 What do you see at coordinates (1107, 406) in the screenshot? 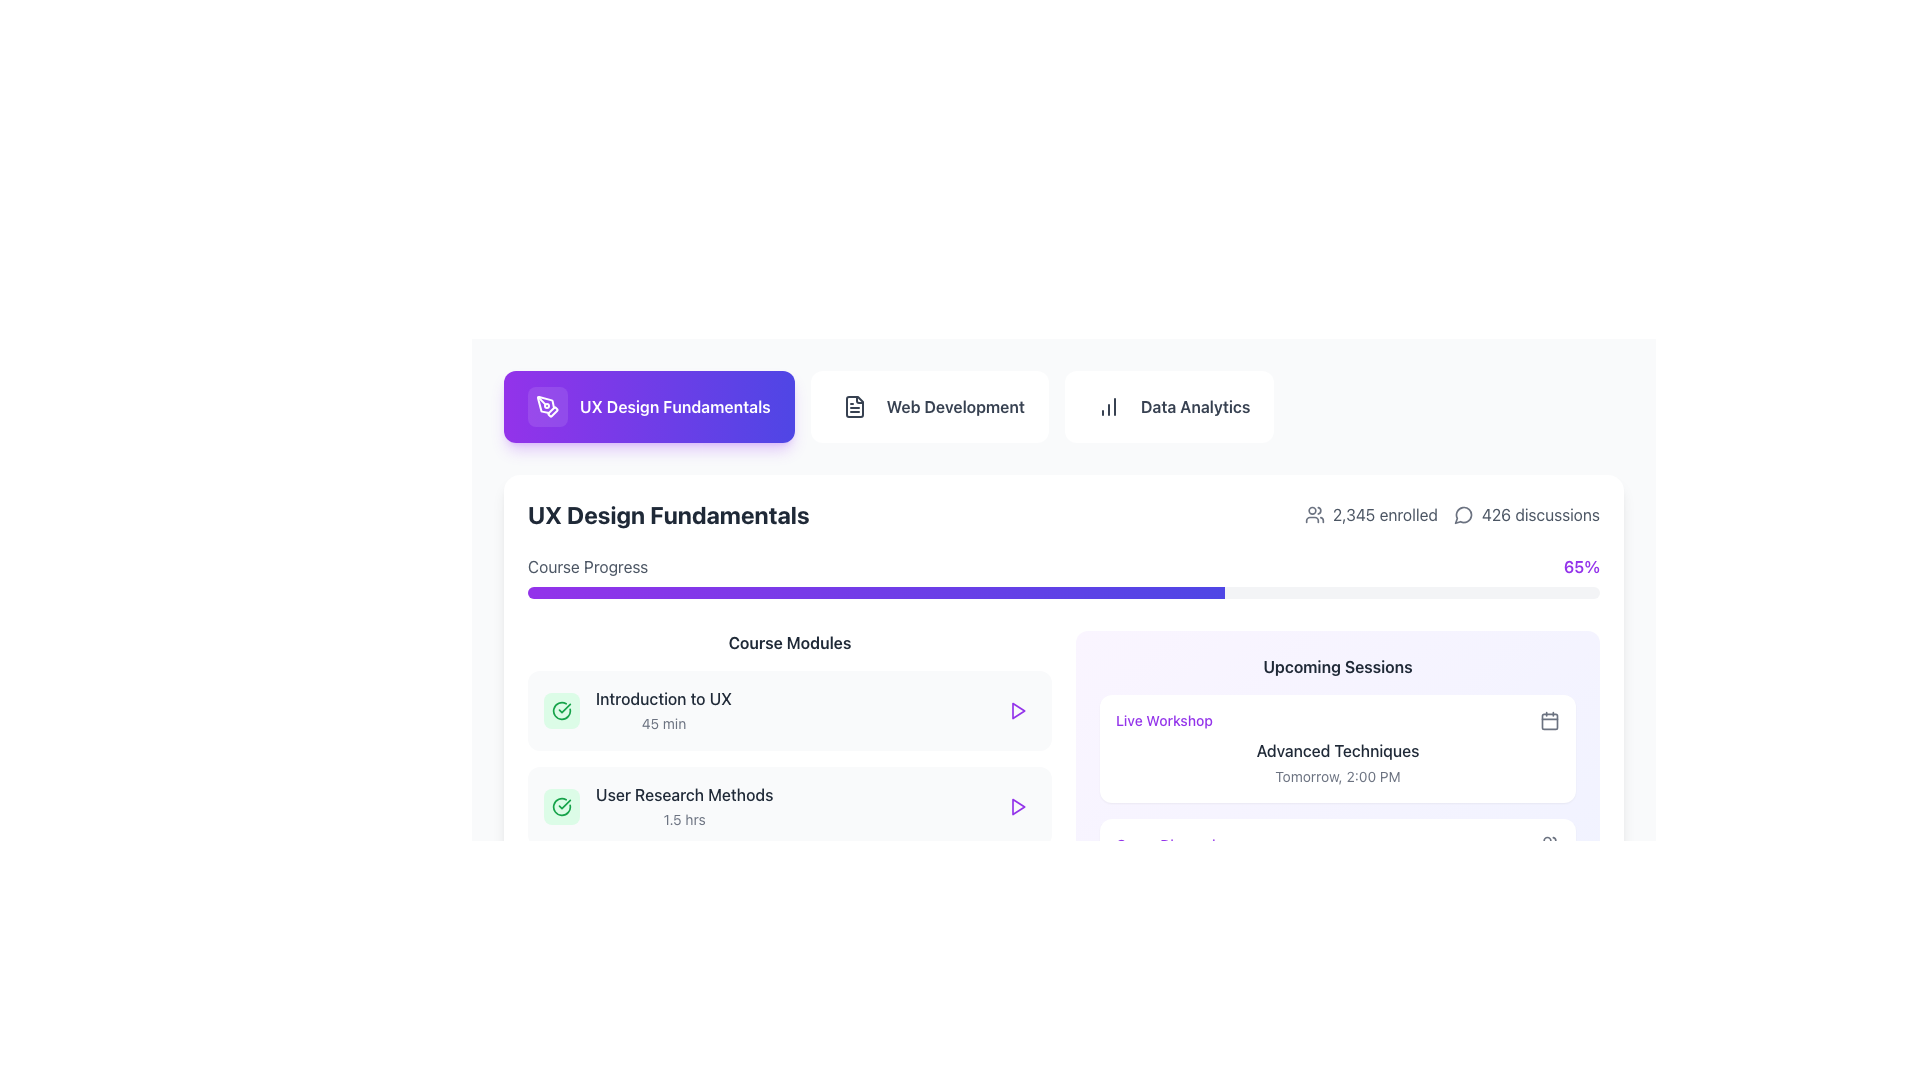
I see `the vertical bar chart icon, which is a small icon with three vertical bars of varying heights arranged in ascending order` at bounding box center [1107, 406].